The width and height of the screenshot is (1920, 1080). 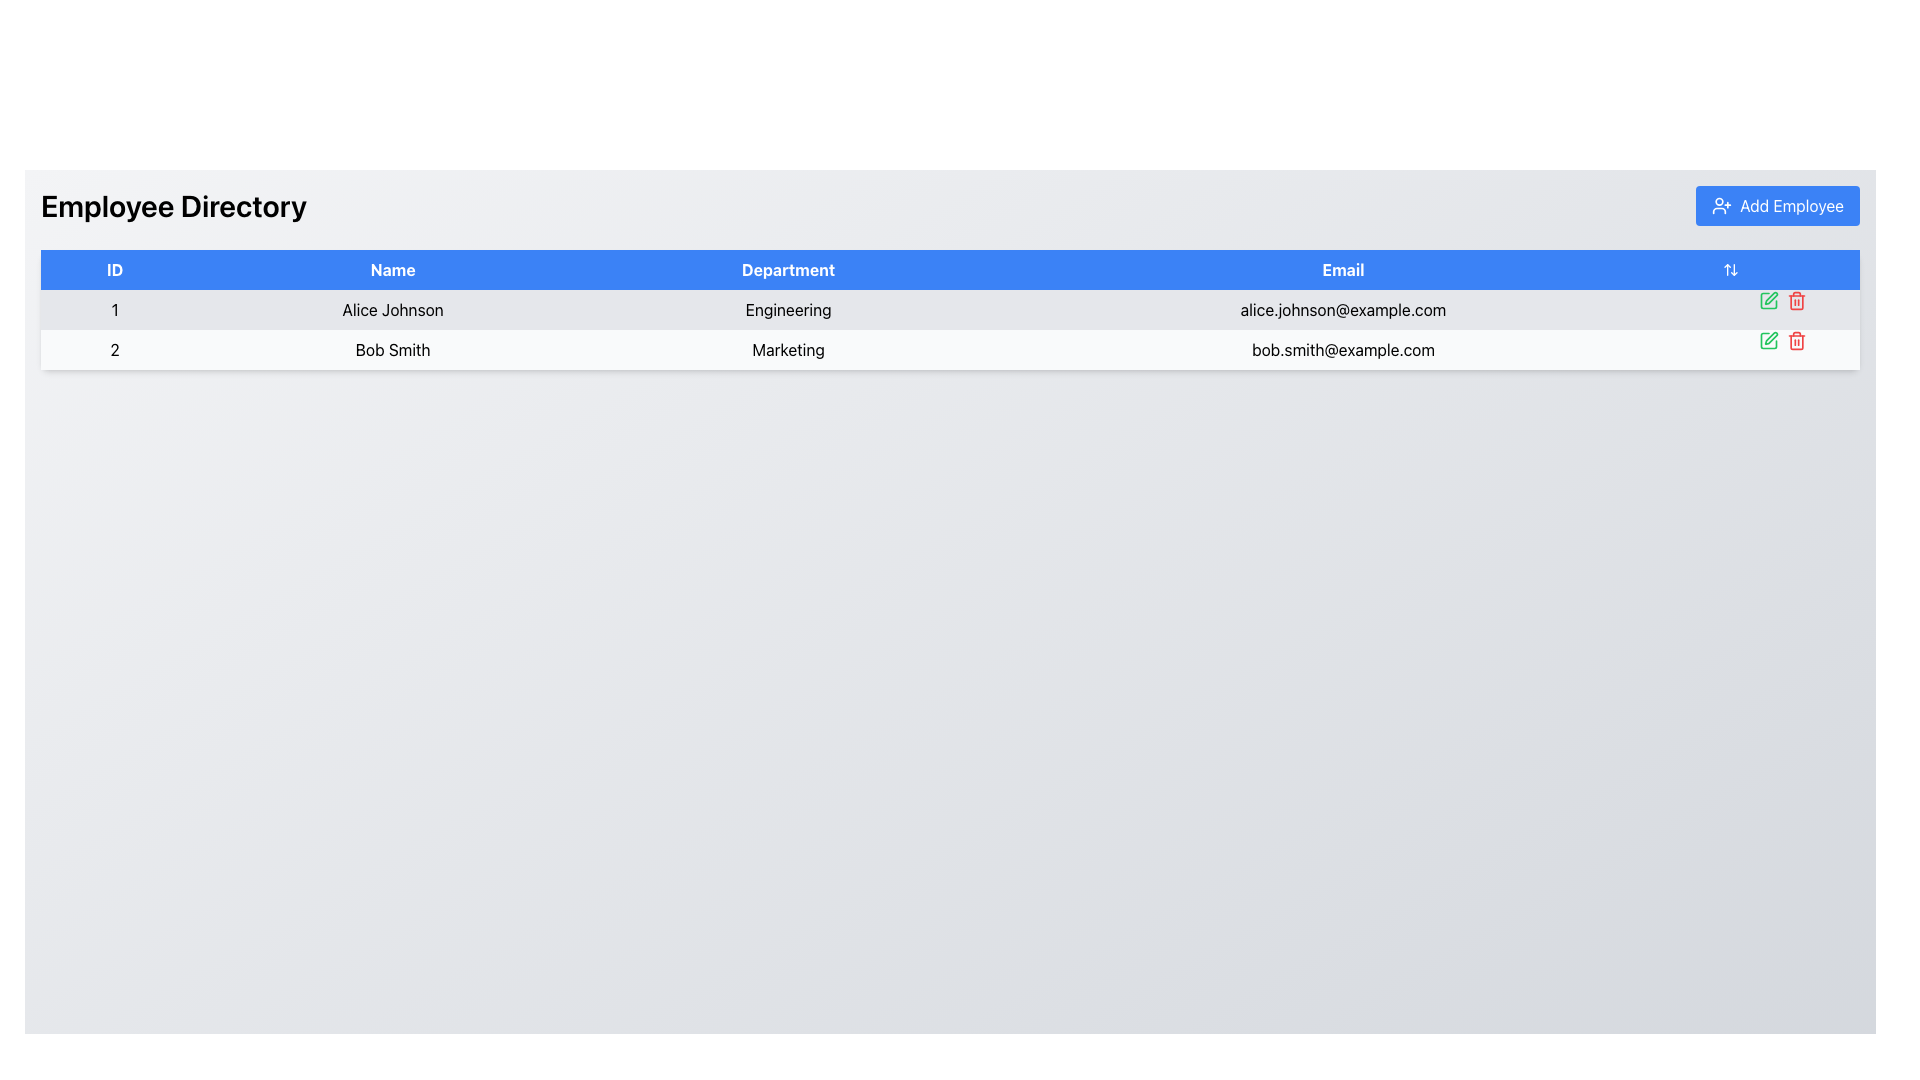 I want to click on the table cell in the first row under the 'ID' column, which identifies the row corresponding to 'Alice Johnson', so click(x=114, y=309).